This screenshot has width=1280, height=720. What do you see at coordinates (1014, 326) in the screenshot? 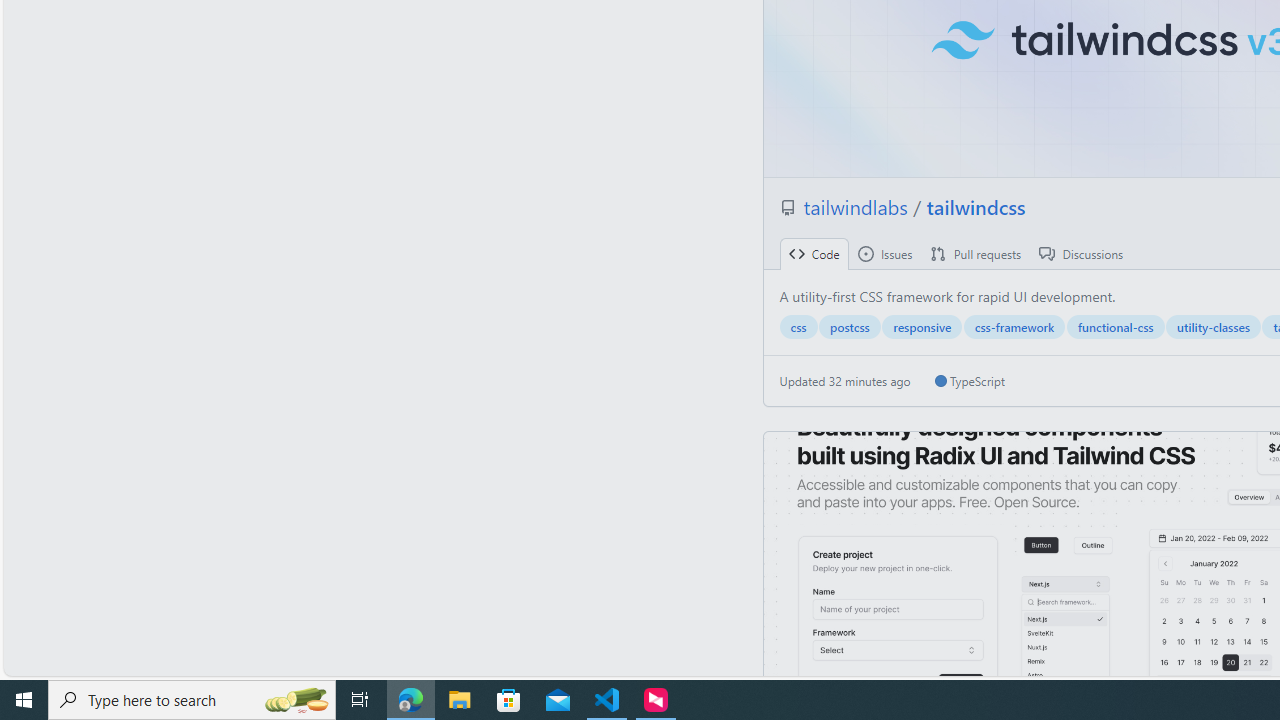
I see `'css-framework'` at bounding box center [1014, 326].